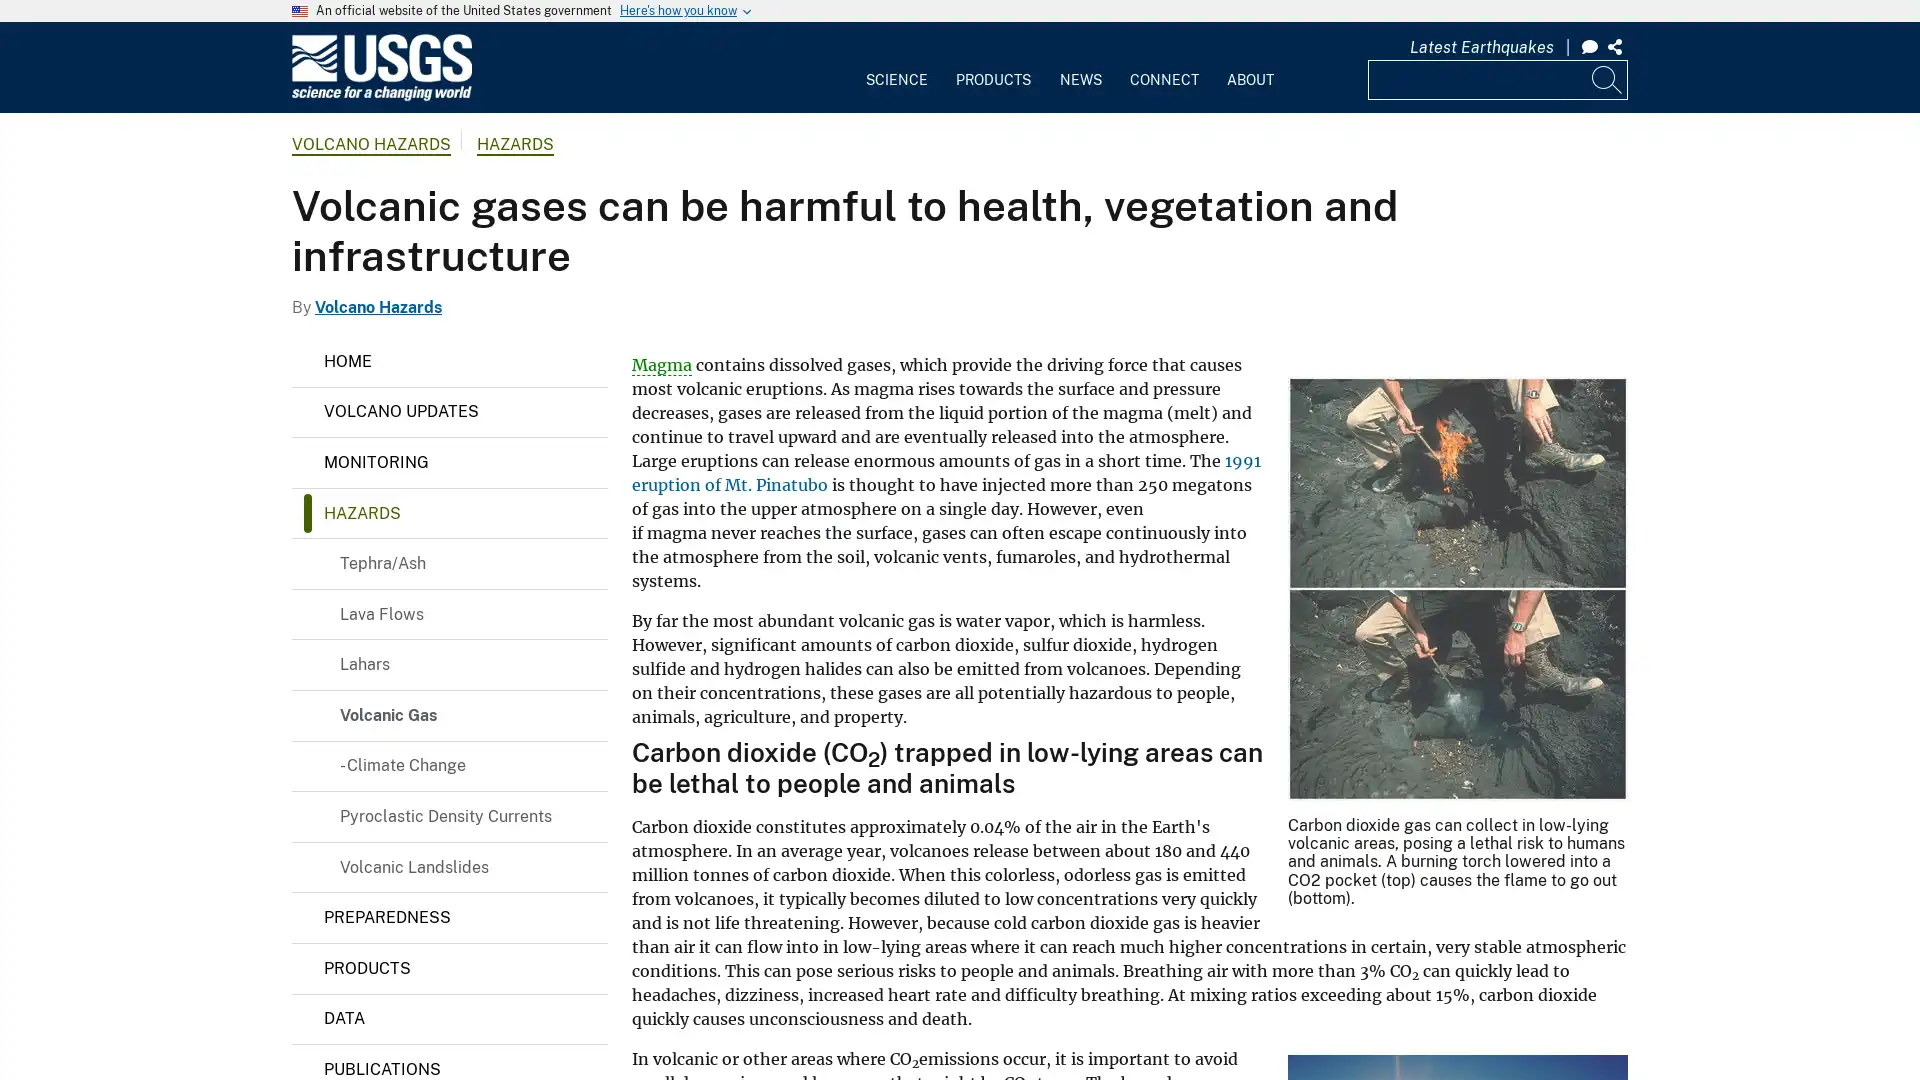 This screenshot has height=1080, width=1920. Describe the element at coordinates (1079, 65) in the screenshot. I see `NEWS` at that location.